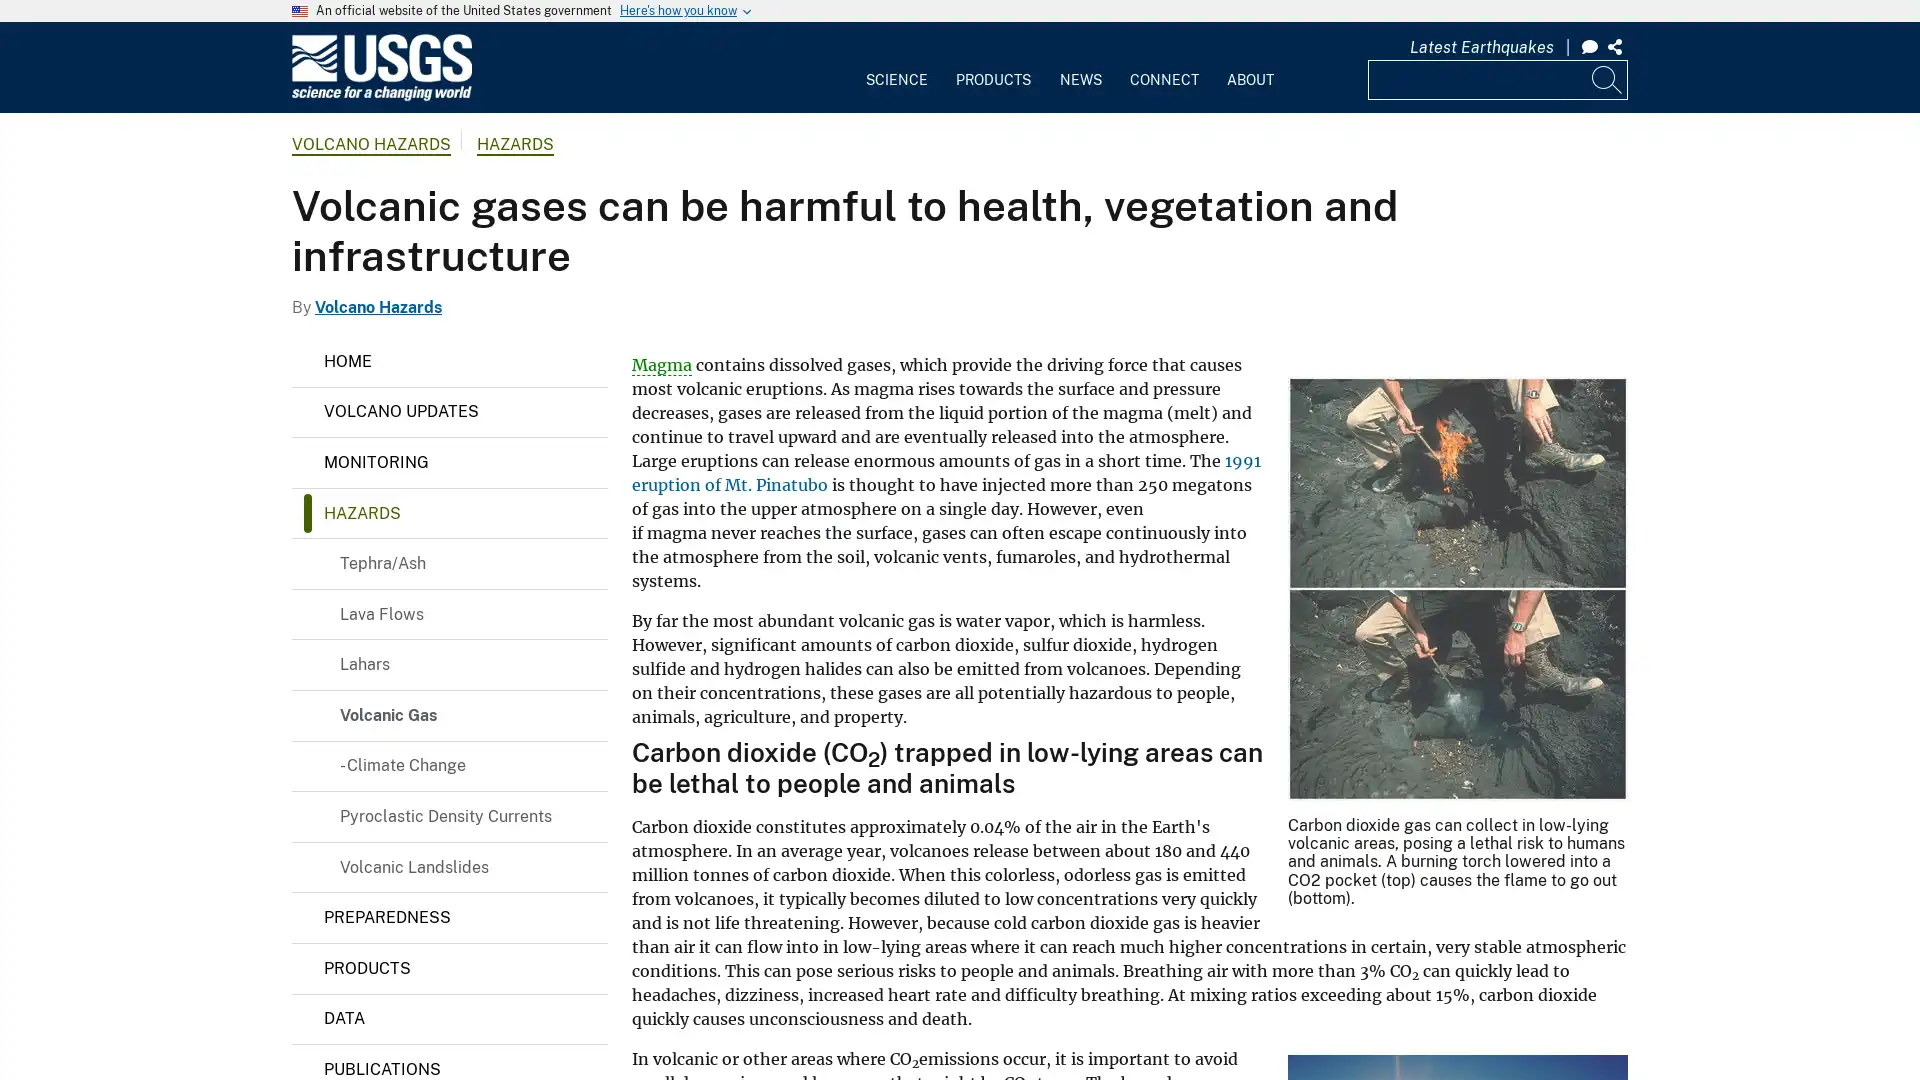 This screenshot has height=1080, width=1920. Describe the element at coordinates (1079, 65) in the screenshot. I see `NEWS` at that location.